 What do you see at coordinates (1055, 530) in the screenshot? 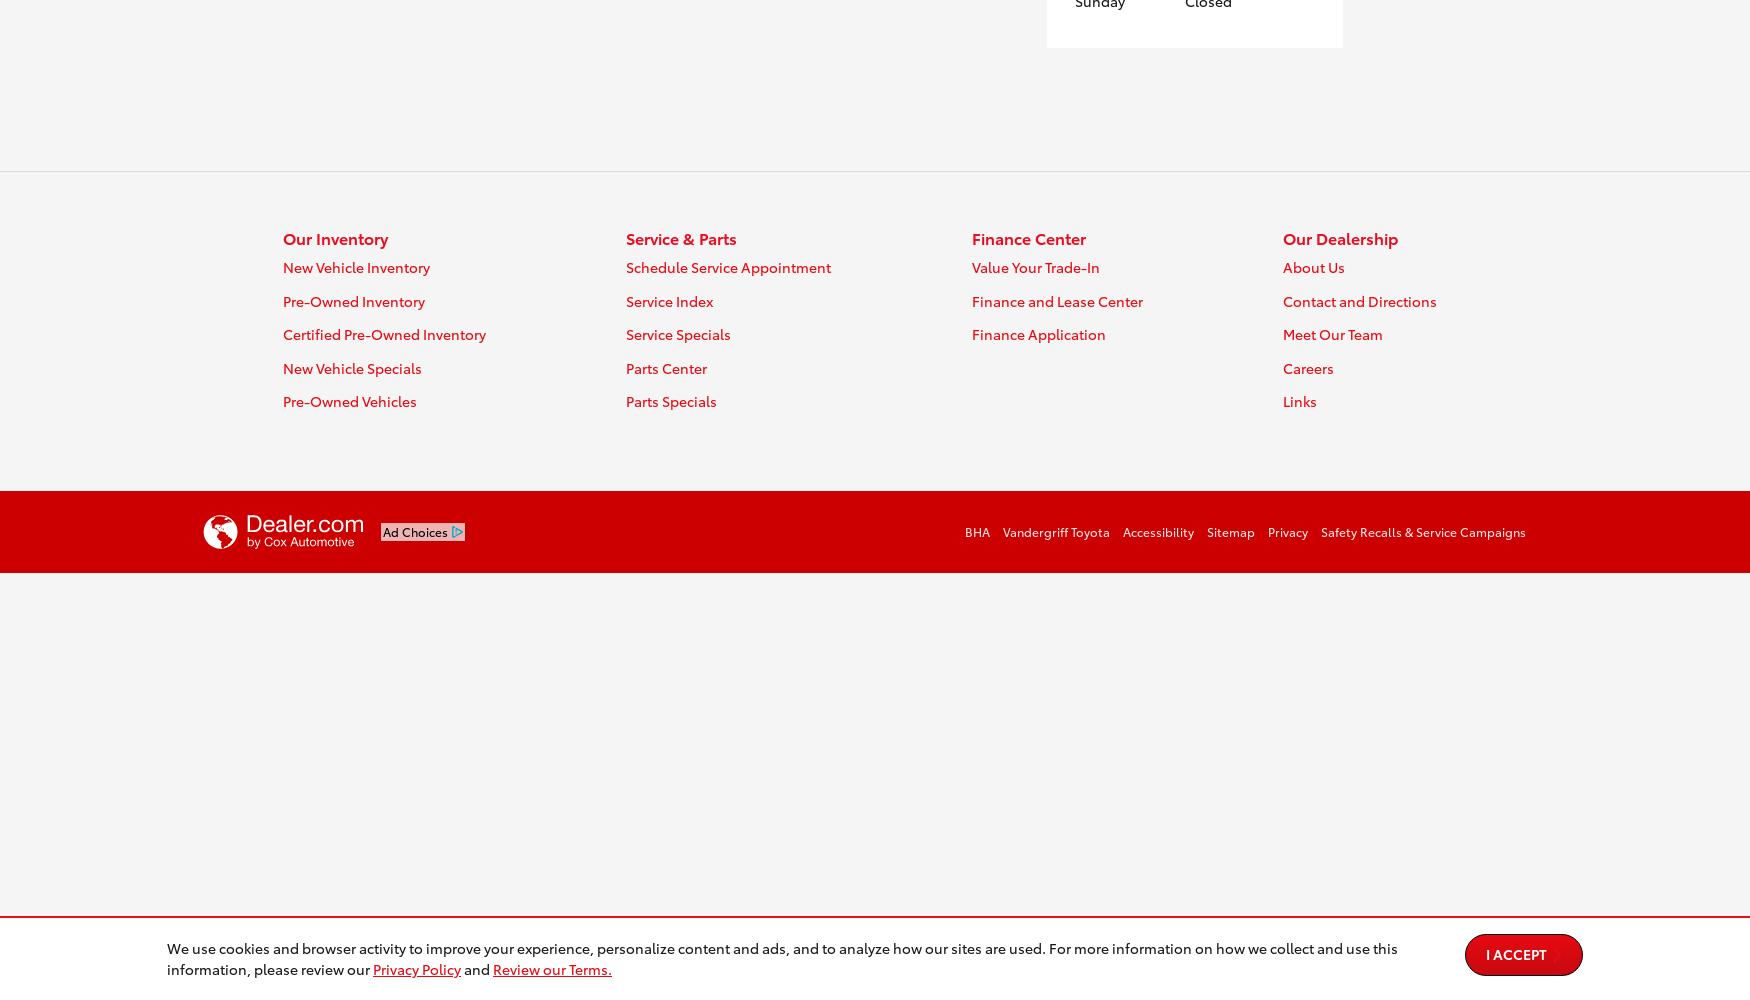
I see `'Vandergriff Toyota'` at bounding box center [1055, 530].